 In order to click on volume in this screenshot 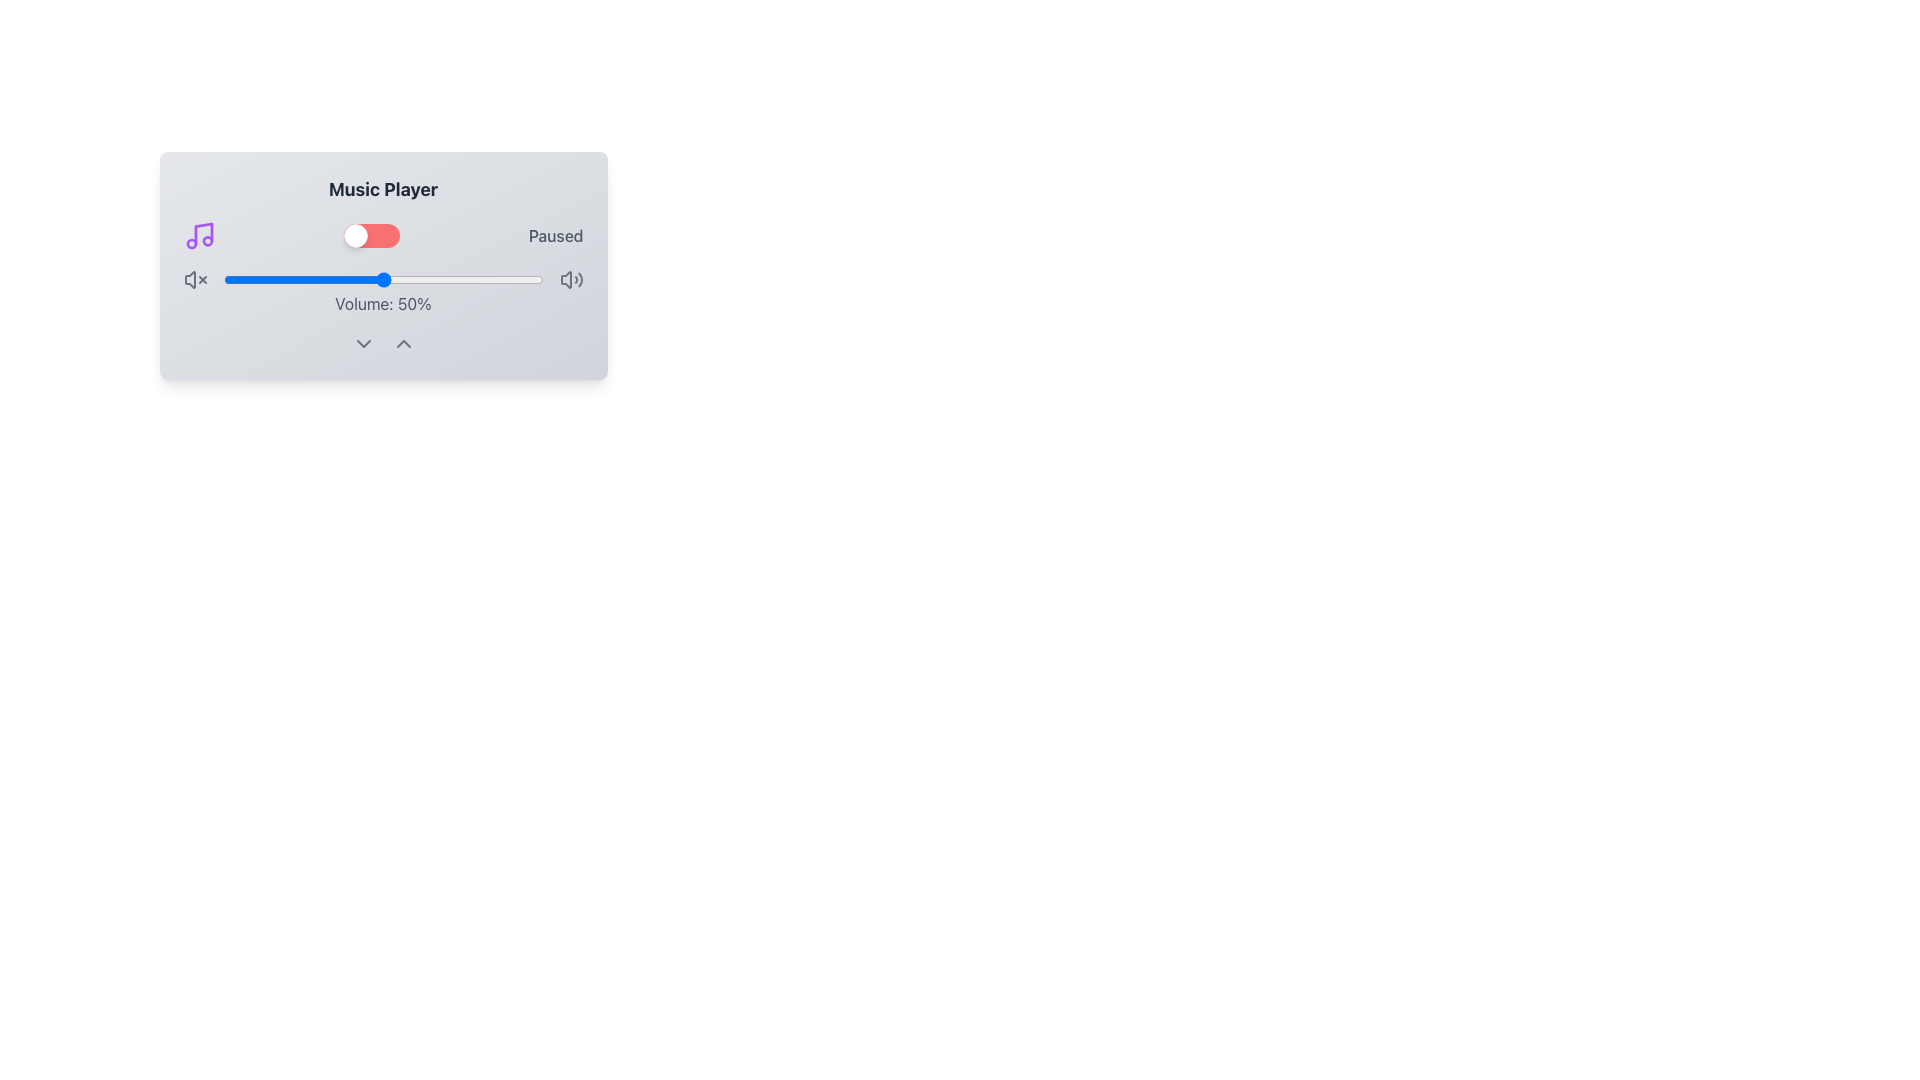, I will do `click(236, 280)`.